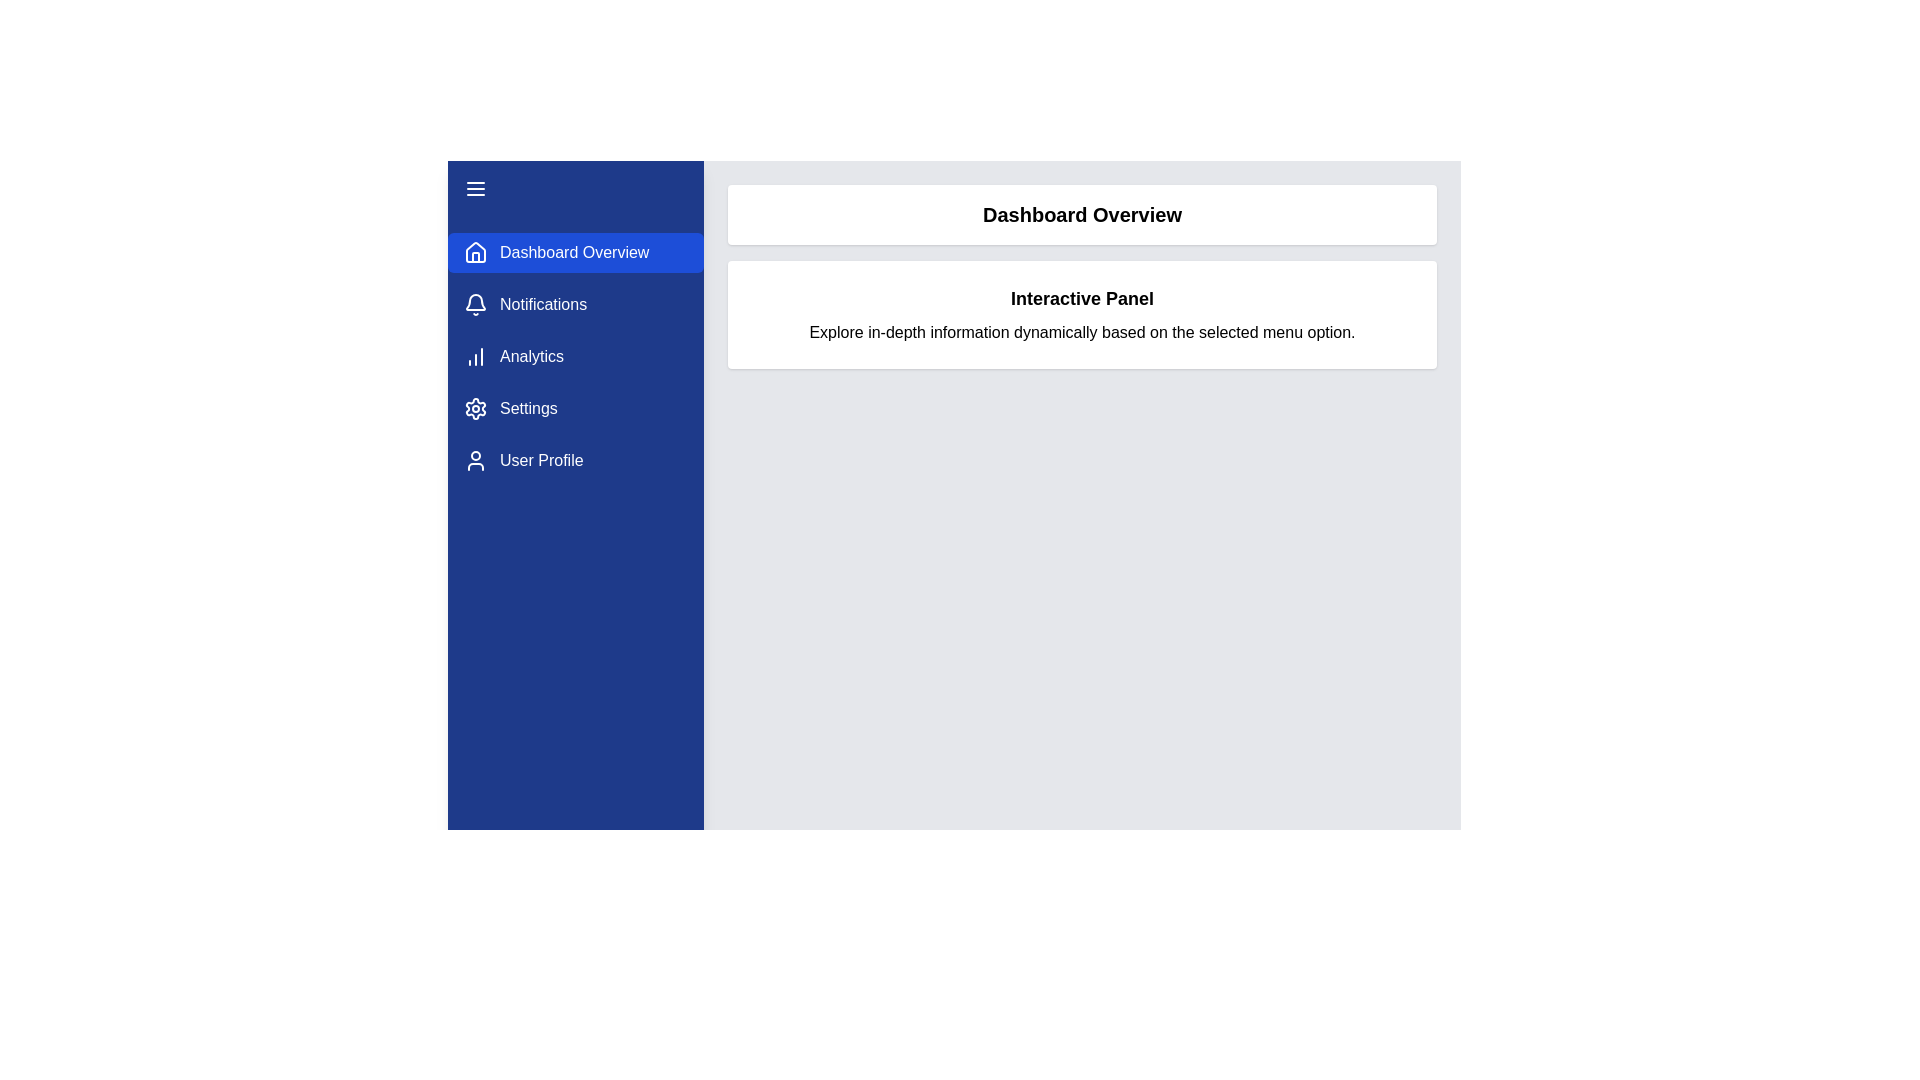  Describe the element at coordinates (1081, 315) in the screenshot. I see `text displayed in the descriptive panel located below the 'Dashboard Overview' header, which provides an overview or instructions about the interactive features available based on menu selections` at that location.